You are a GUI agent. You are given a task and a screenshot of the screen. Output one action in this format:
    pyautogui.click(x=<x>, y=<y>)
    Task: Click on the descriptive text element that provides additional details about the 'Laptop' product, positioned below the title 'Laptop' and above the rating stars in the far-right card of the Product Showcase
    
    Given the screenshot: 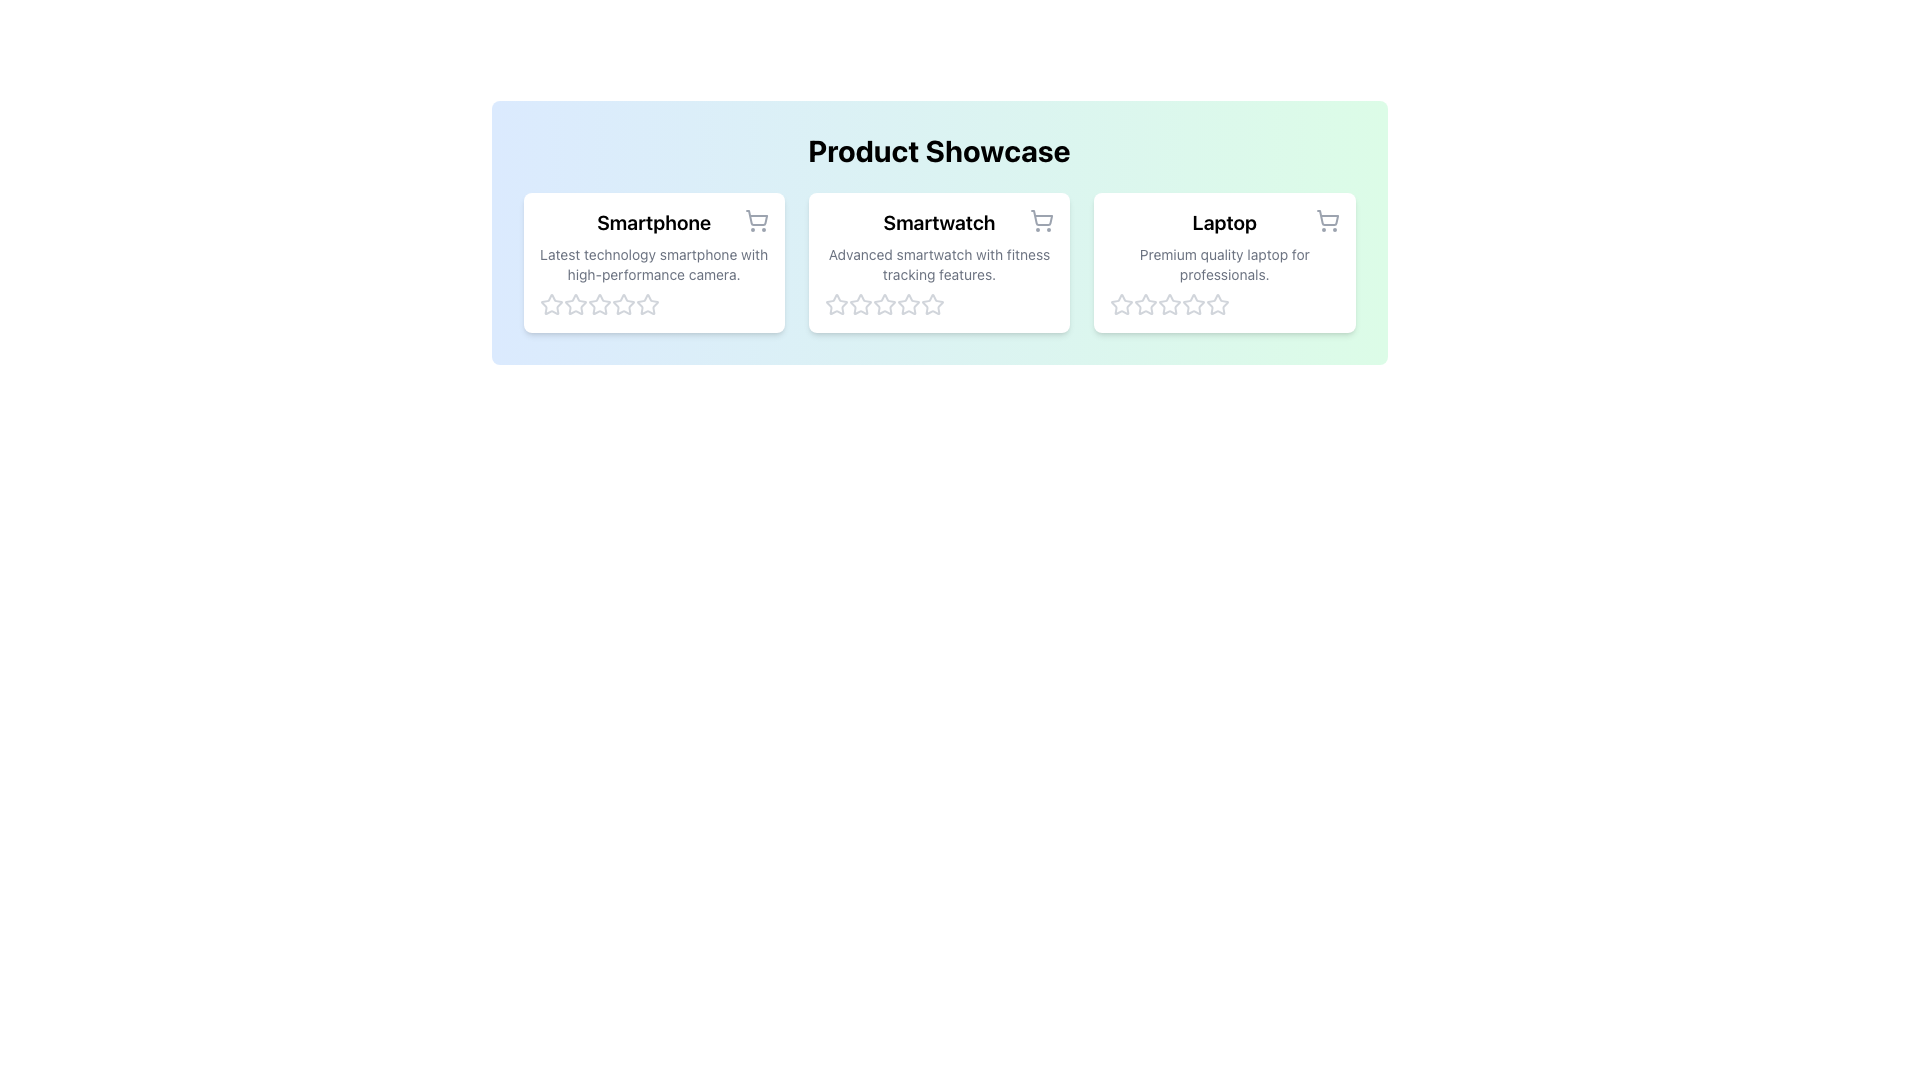 What is the action you would take?
    pyautogui.click(x=1223, y=264)
    